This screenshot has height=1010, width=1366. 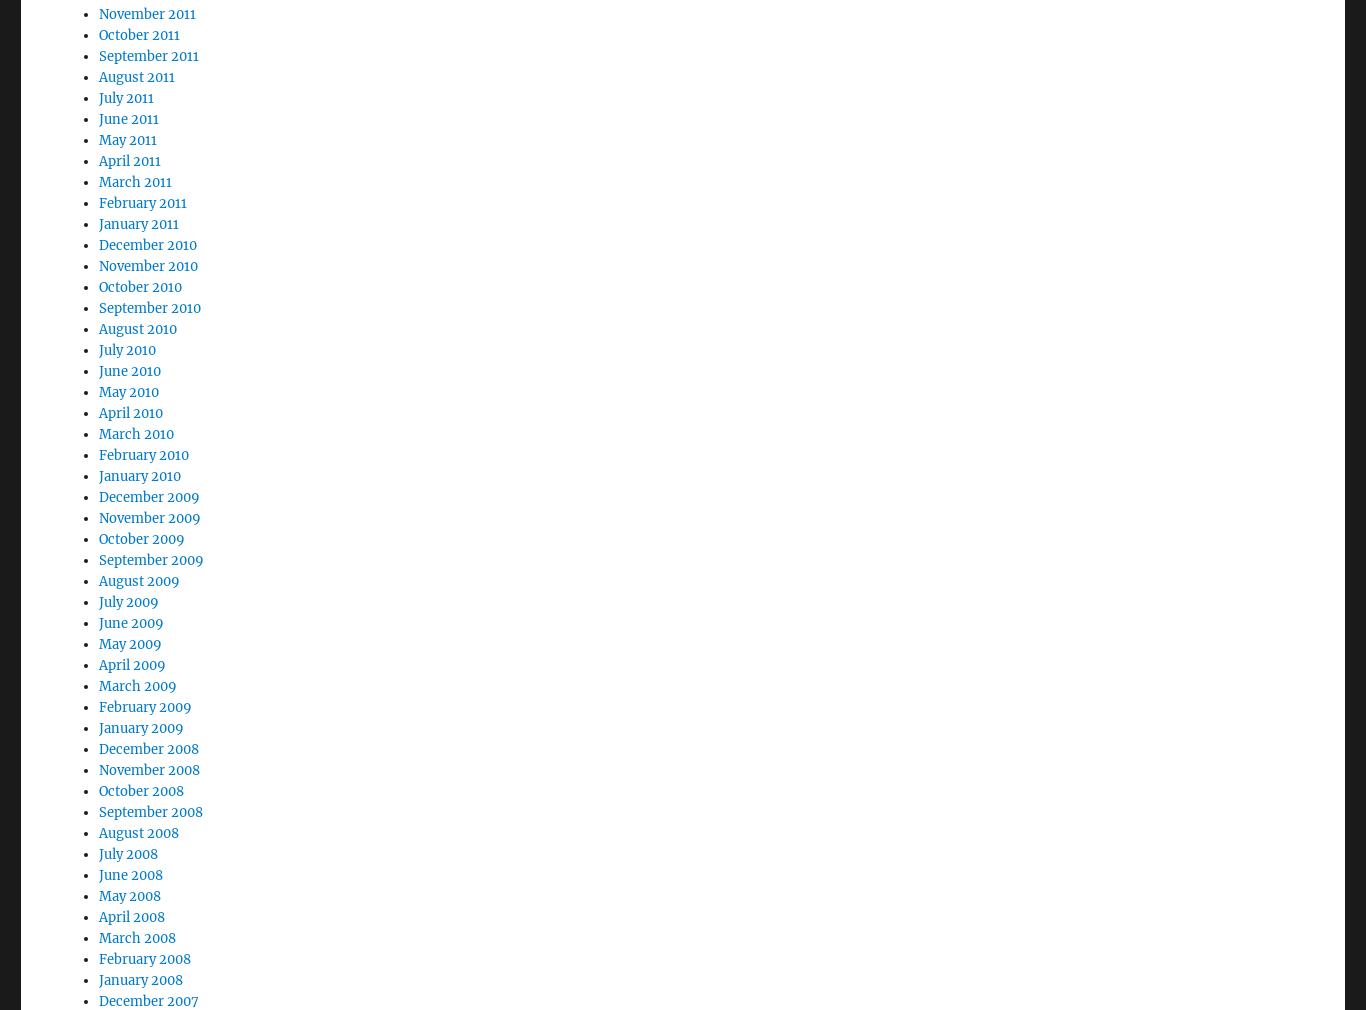 What do you see at coordinates (127, 63) in the screenshot?
I see `'June 2011'` at bounding box center [127, 63].